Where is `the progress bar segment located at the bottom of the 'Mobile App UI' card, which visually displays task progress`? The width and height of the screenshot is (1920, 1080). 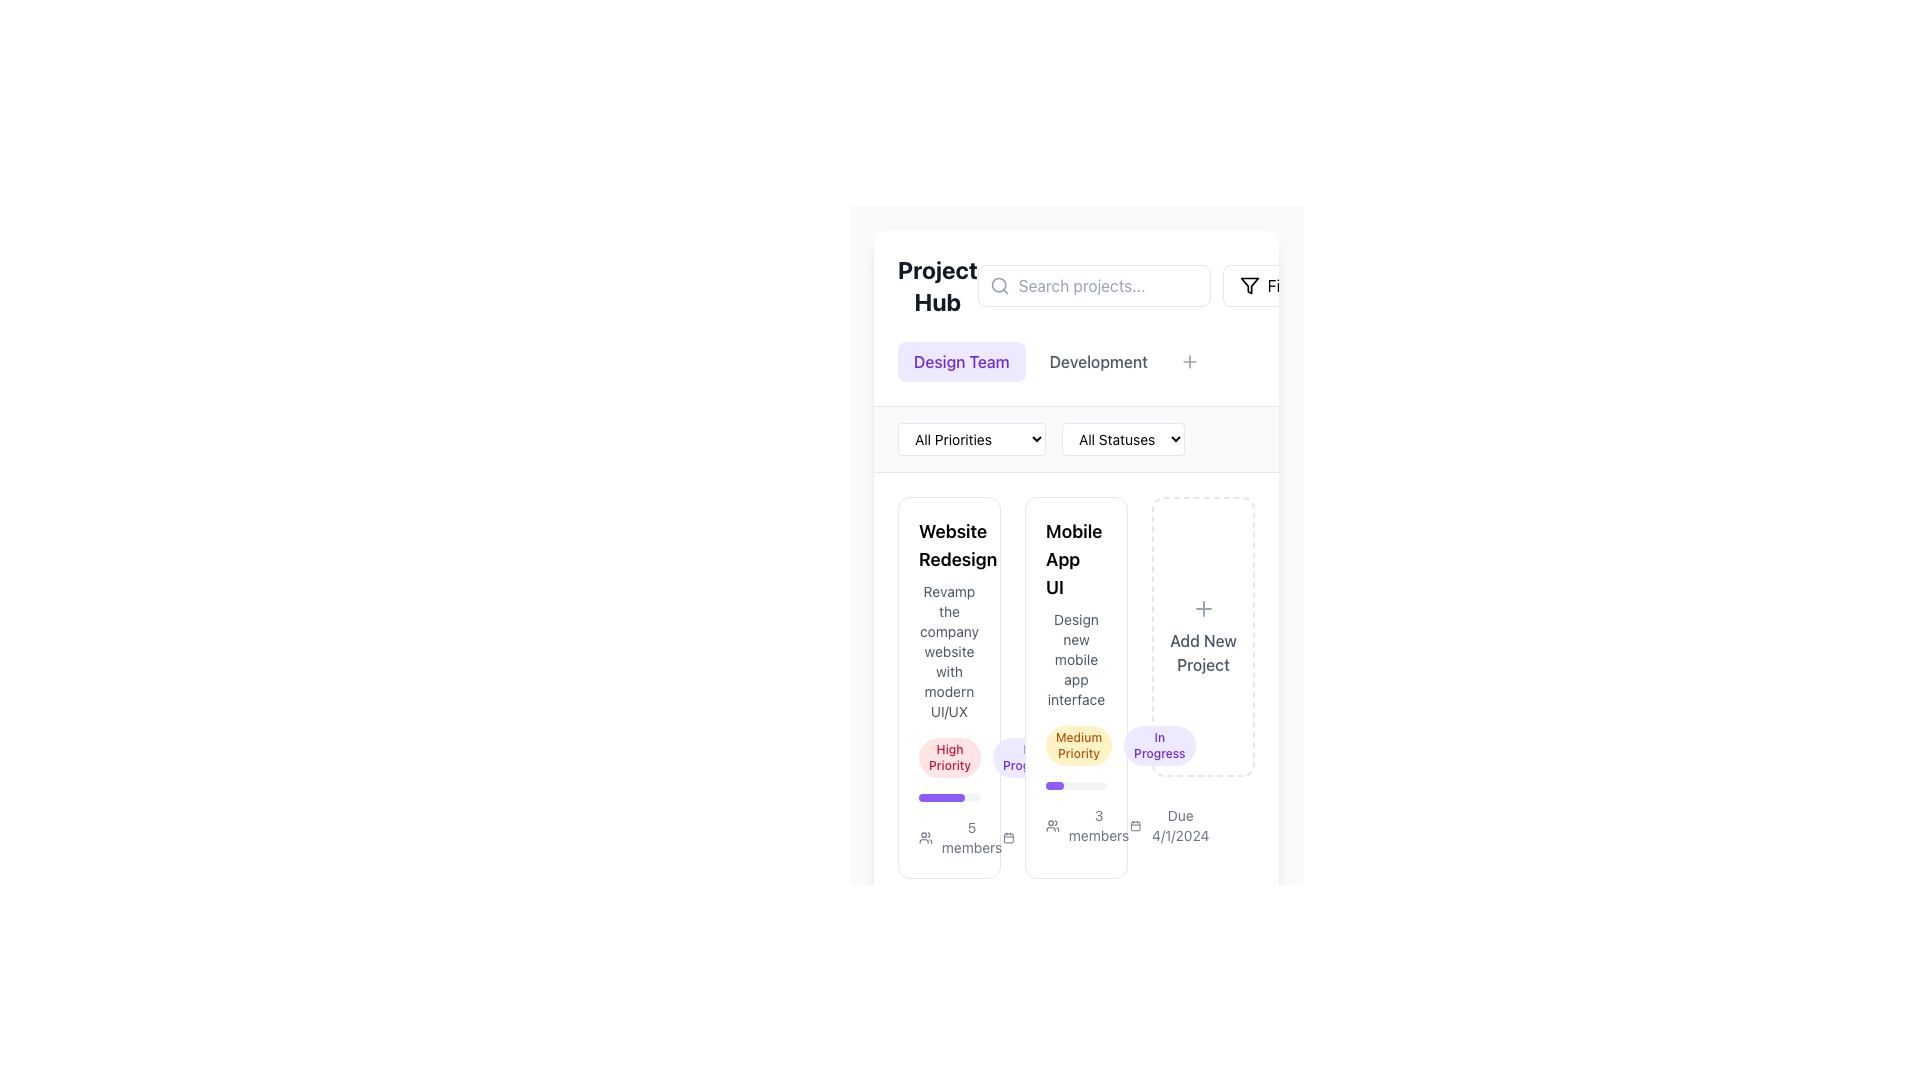 the progress bar segment located at the bottom of the 'Mobile App UI' card, which visually displays task progress is located at coordinates (940, 797).